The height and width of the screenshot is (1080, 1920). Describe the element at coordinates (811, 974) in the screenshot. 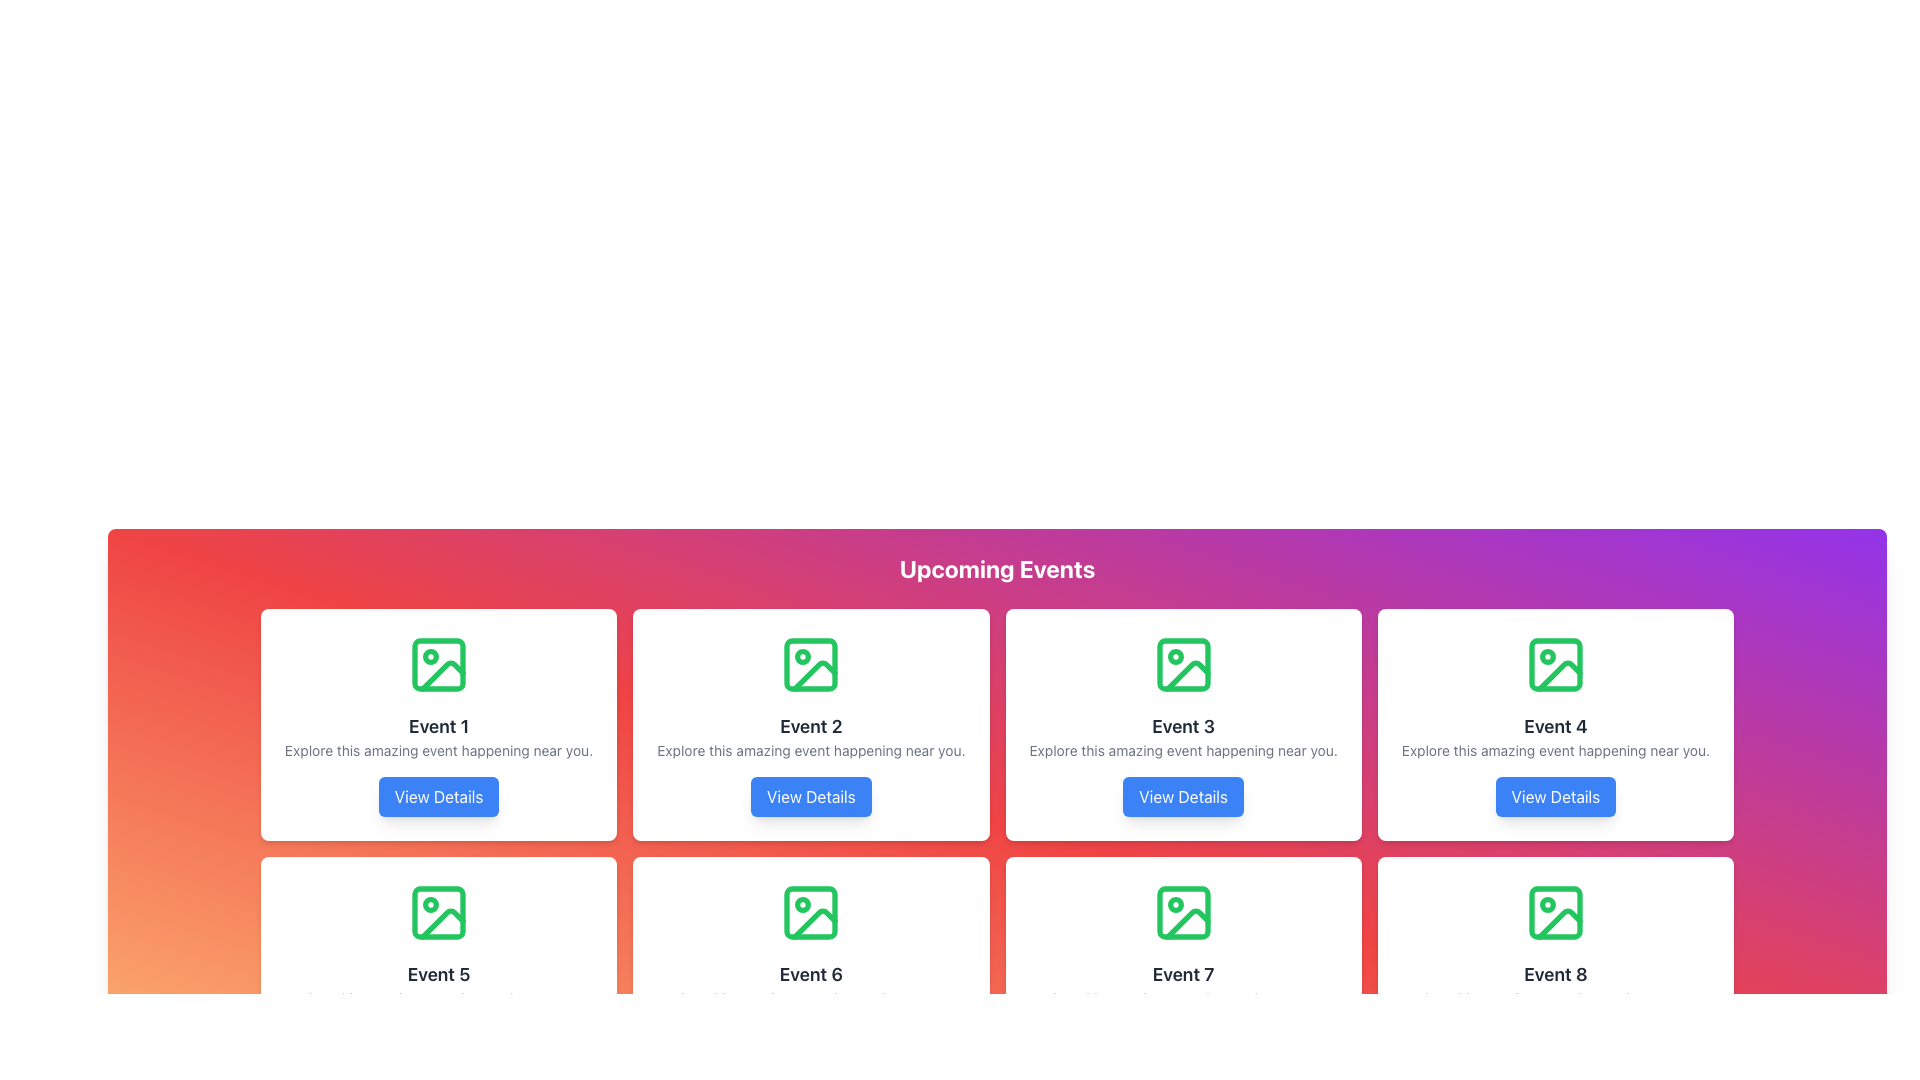

I see `the 'Event 6' text label` at that location.